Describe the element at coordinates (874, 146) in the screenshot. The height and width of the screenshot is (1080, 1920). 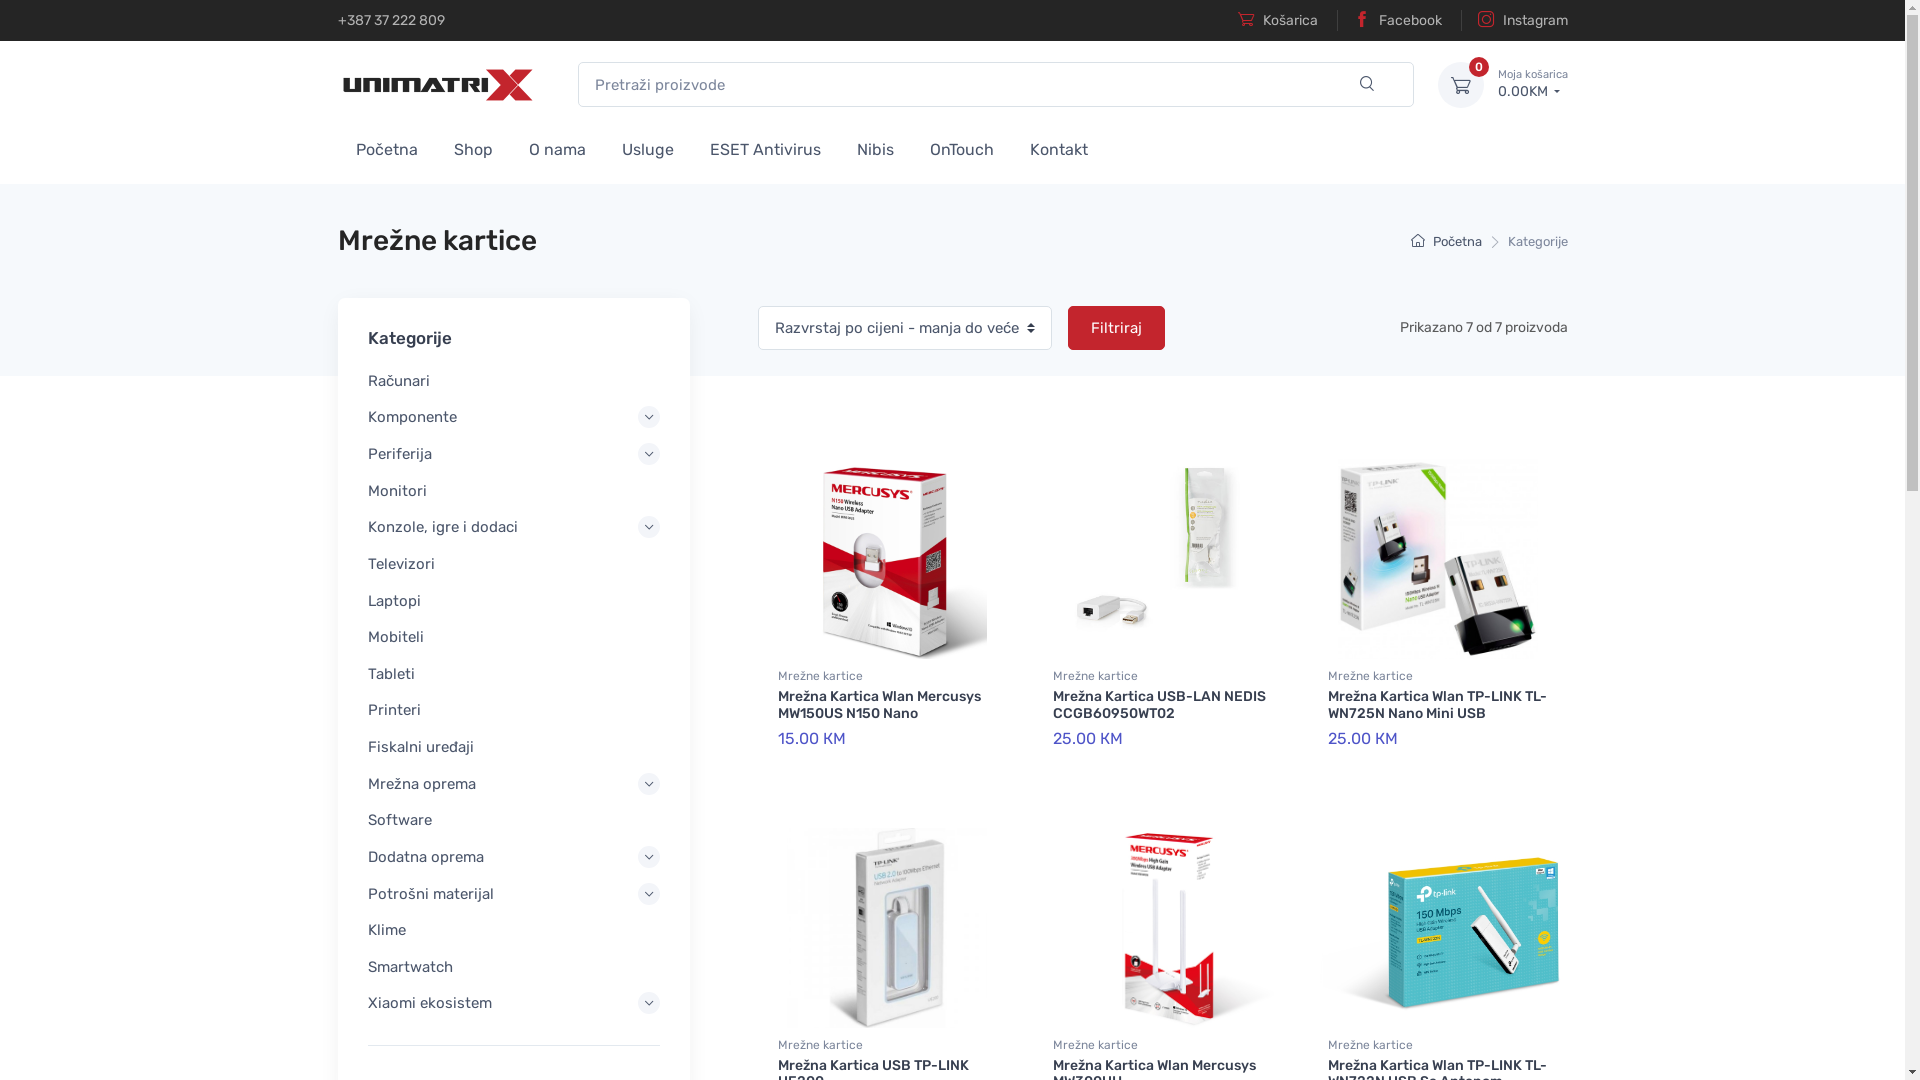
I see `'Nibis'` at that location.